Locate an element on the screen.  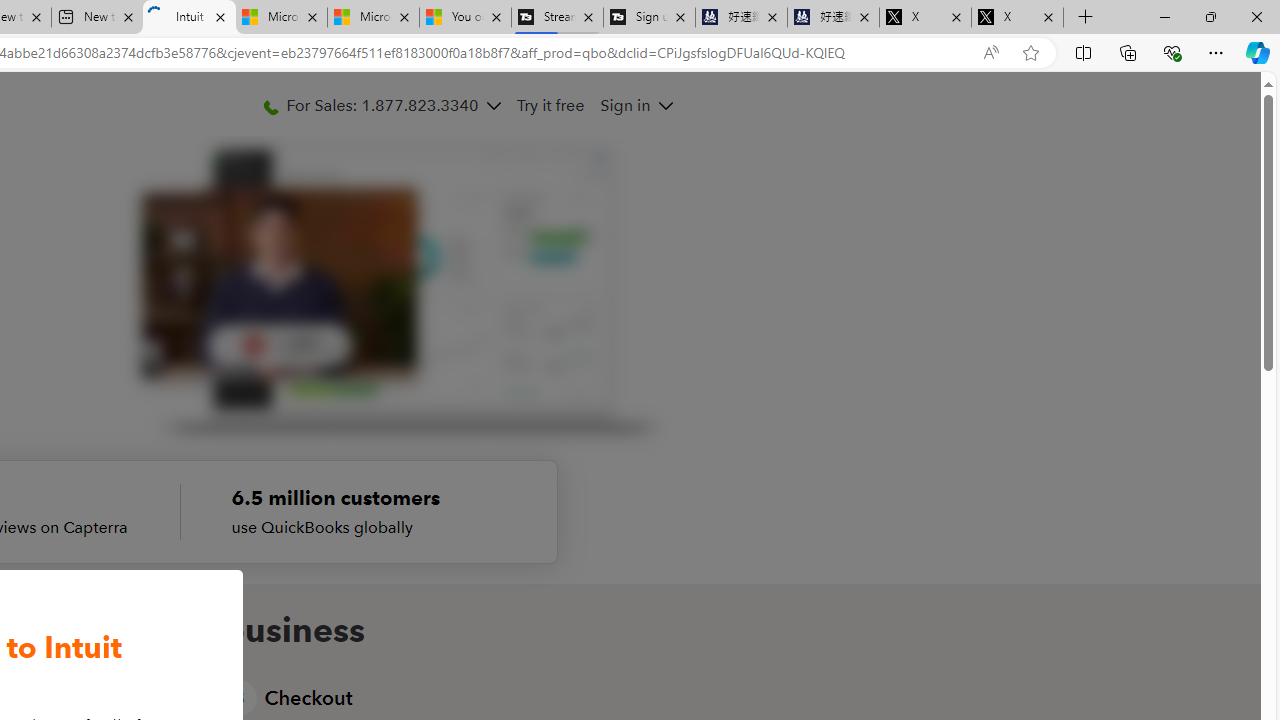
'Try it free' is located at coordinates (552, 105).